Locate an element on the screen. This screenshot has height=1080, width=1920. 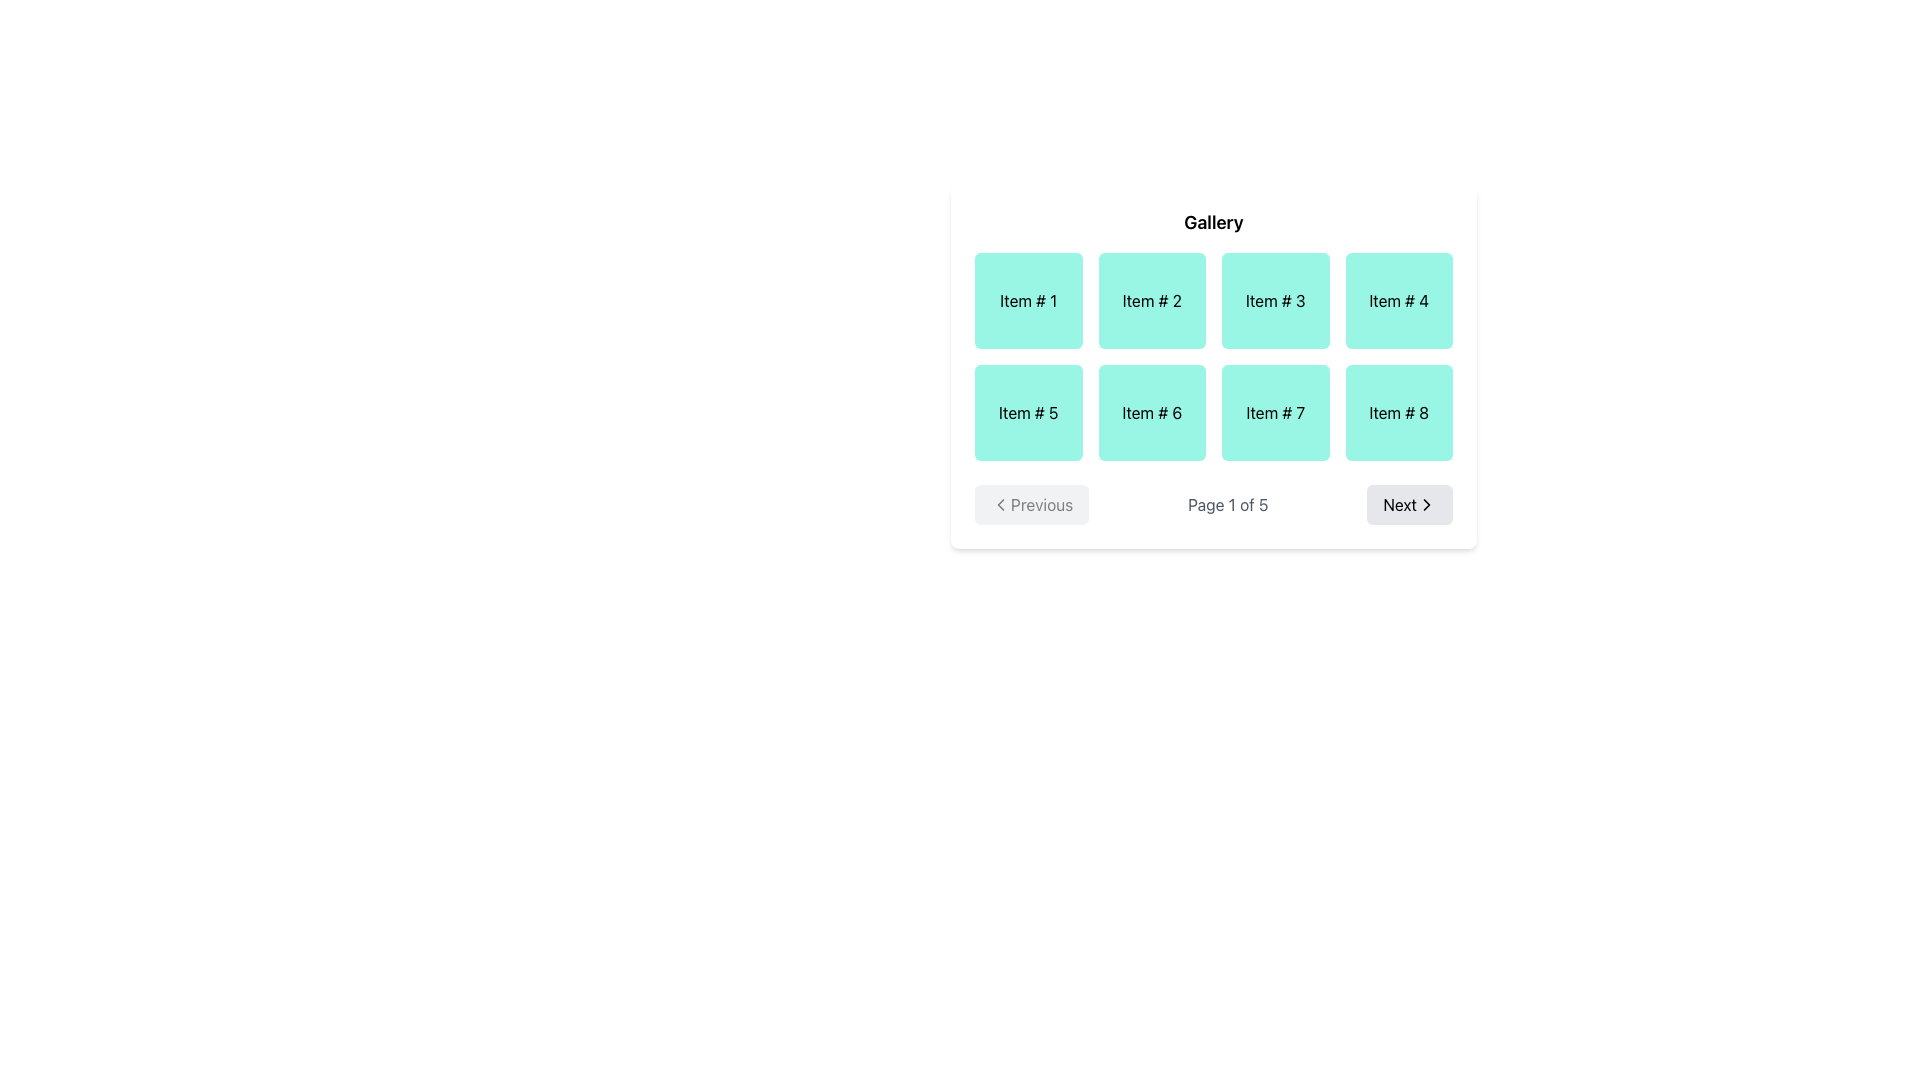
the static display component labeled 'Item # 2' which is the second box in a 4-column grid layout, positioned between 'Item # 1' and 'Item # 3' is located at coordinates (1152, 300).